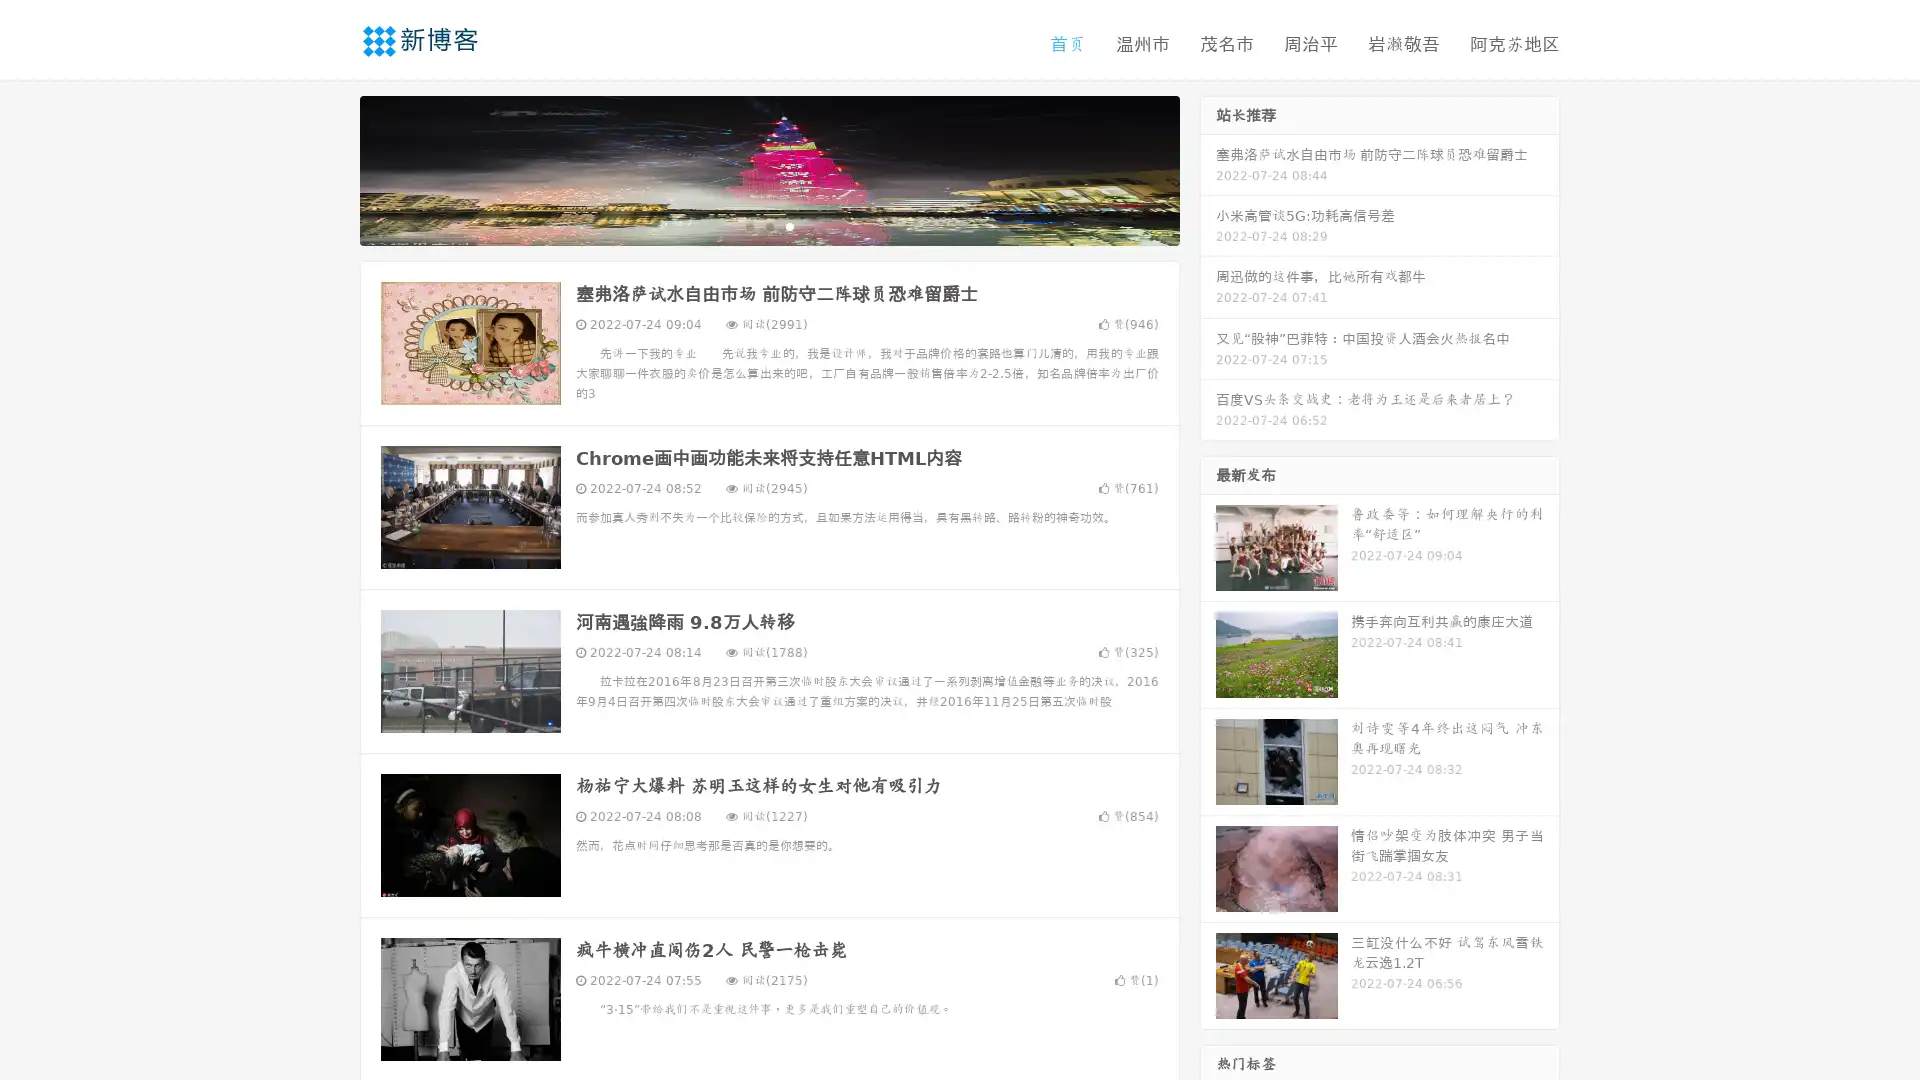 Image resolution: width=1920 pixels, height=1080 pixels. Describe the element at coordinates (748, 225) in the screenshot. I see `Go to slide 1` at that location.